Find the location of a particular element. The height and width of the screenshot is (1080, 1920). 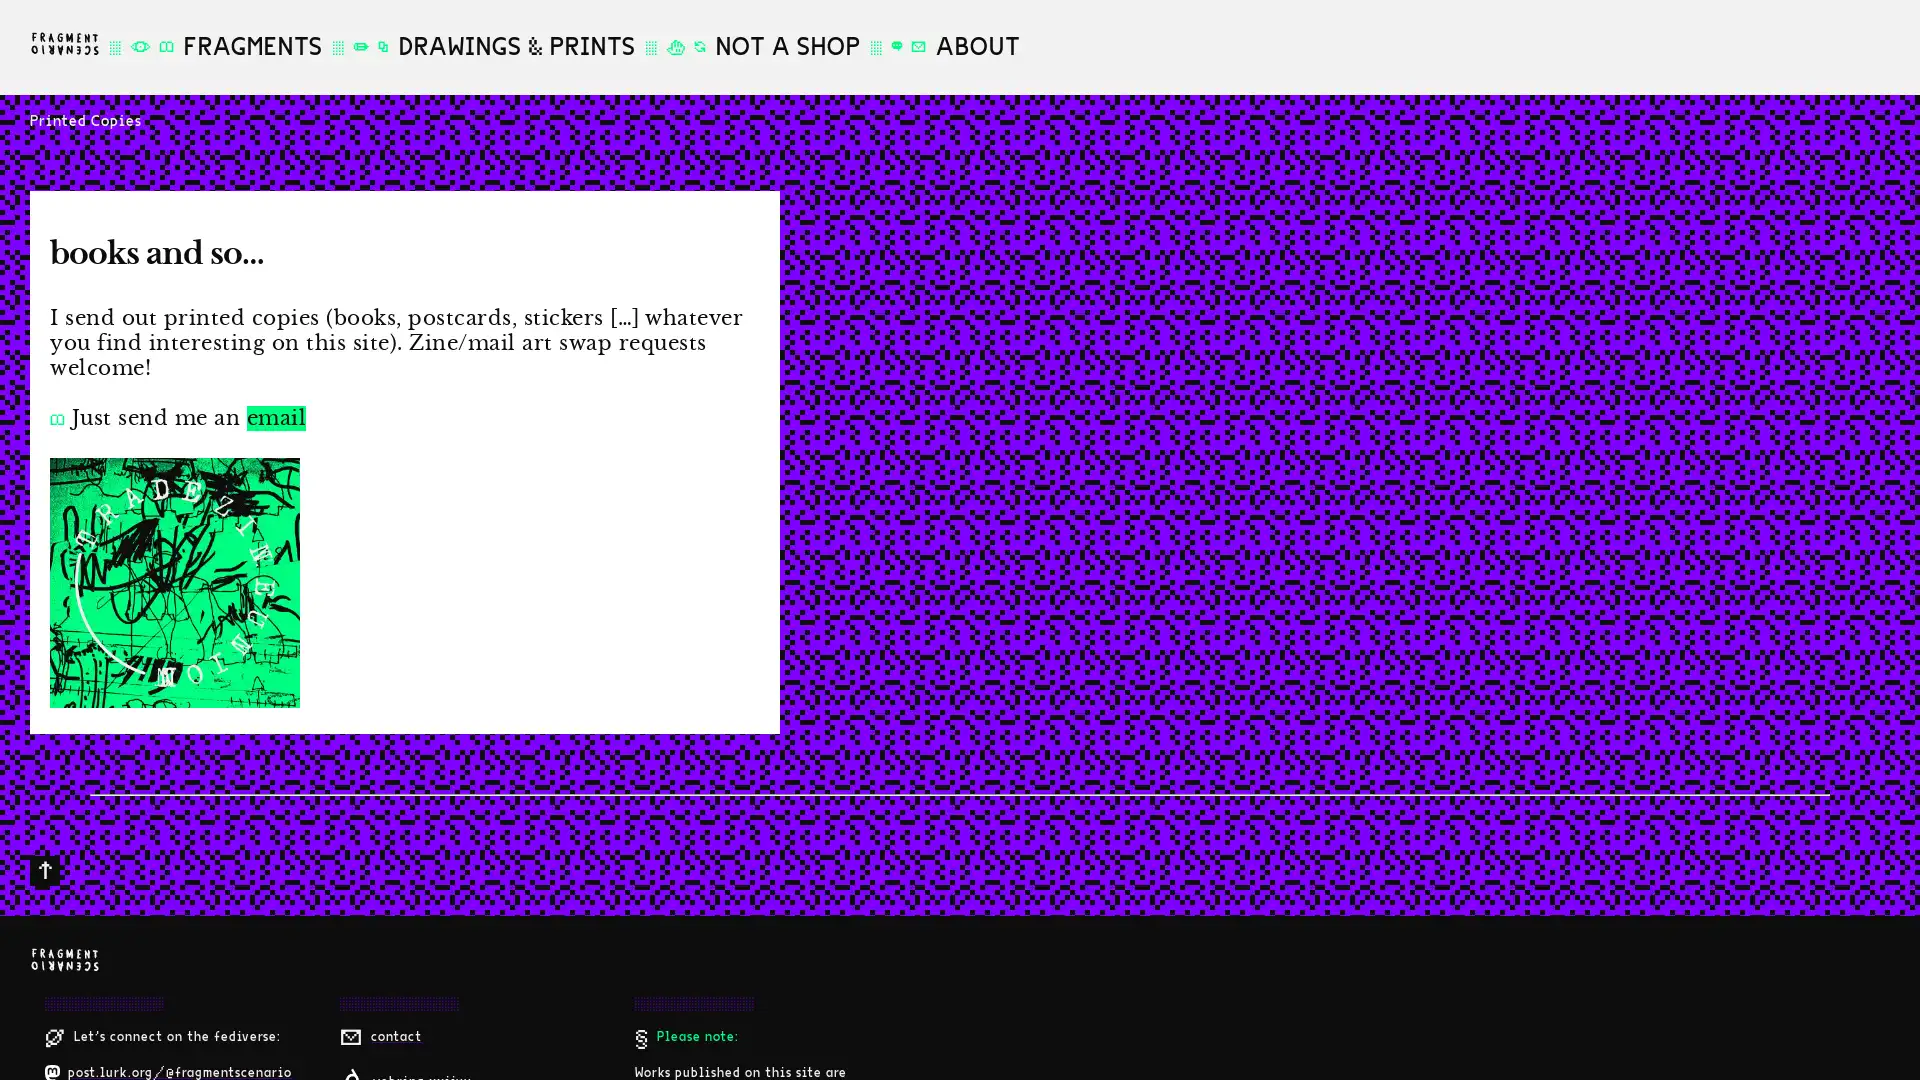

Top is located at coordinates (44, 870).